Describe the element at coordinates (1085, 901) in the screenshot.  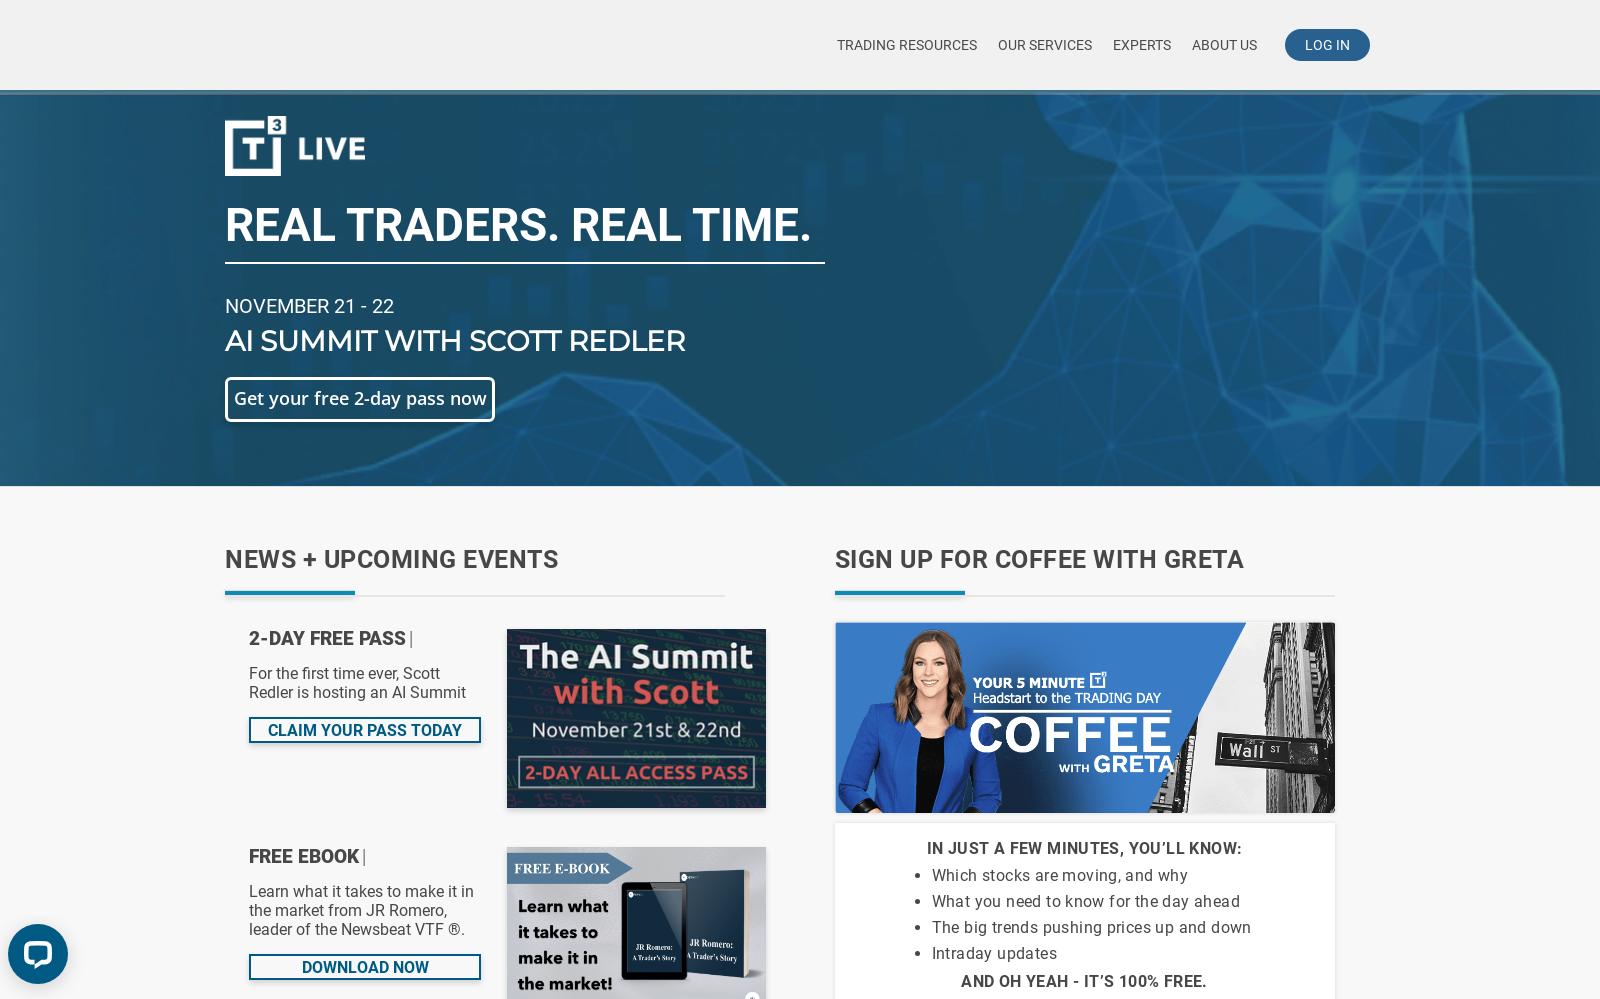
I see `'What you need to know for the day ahead'` at that location.